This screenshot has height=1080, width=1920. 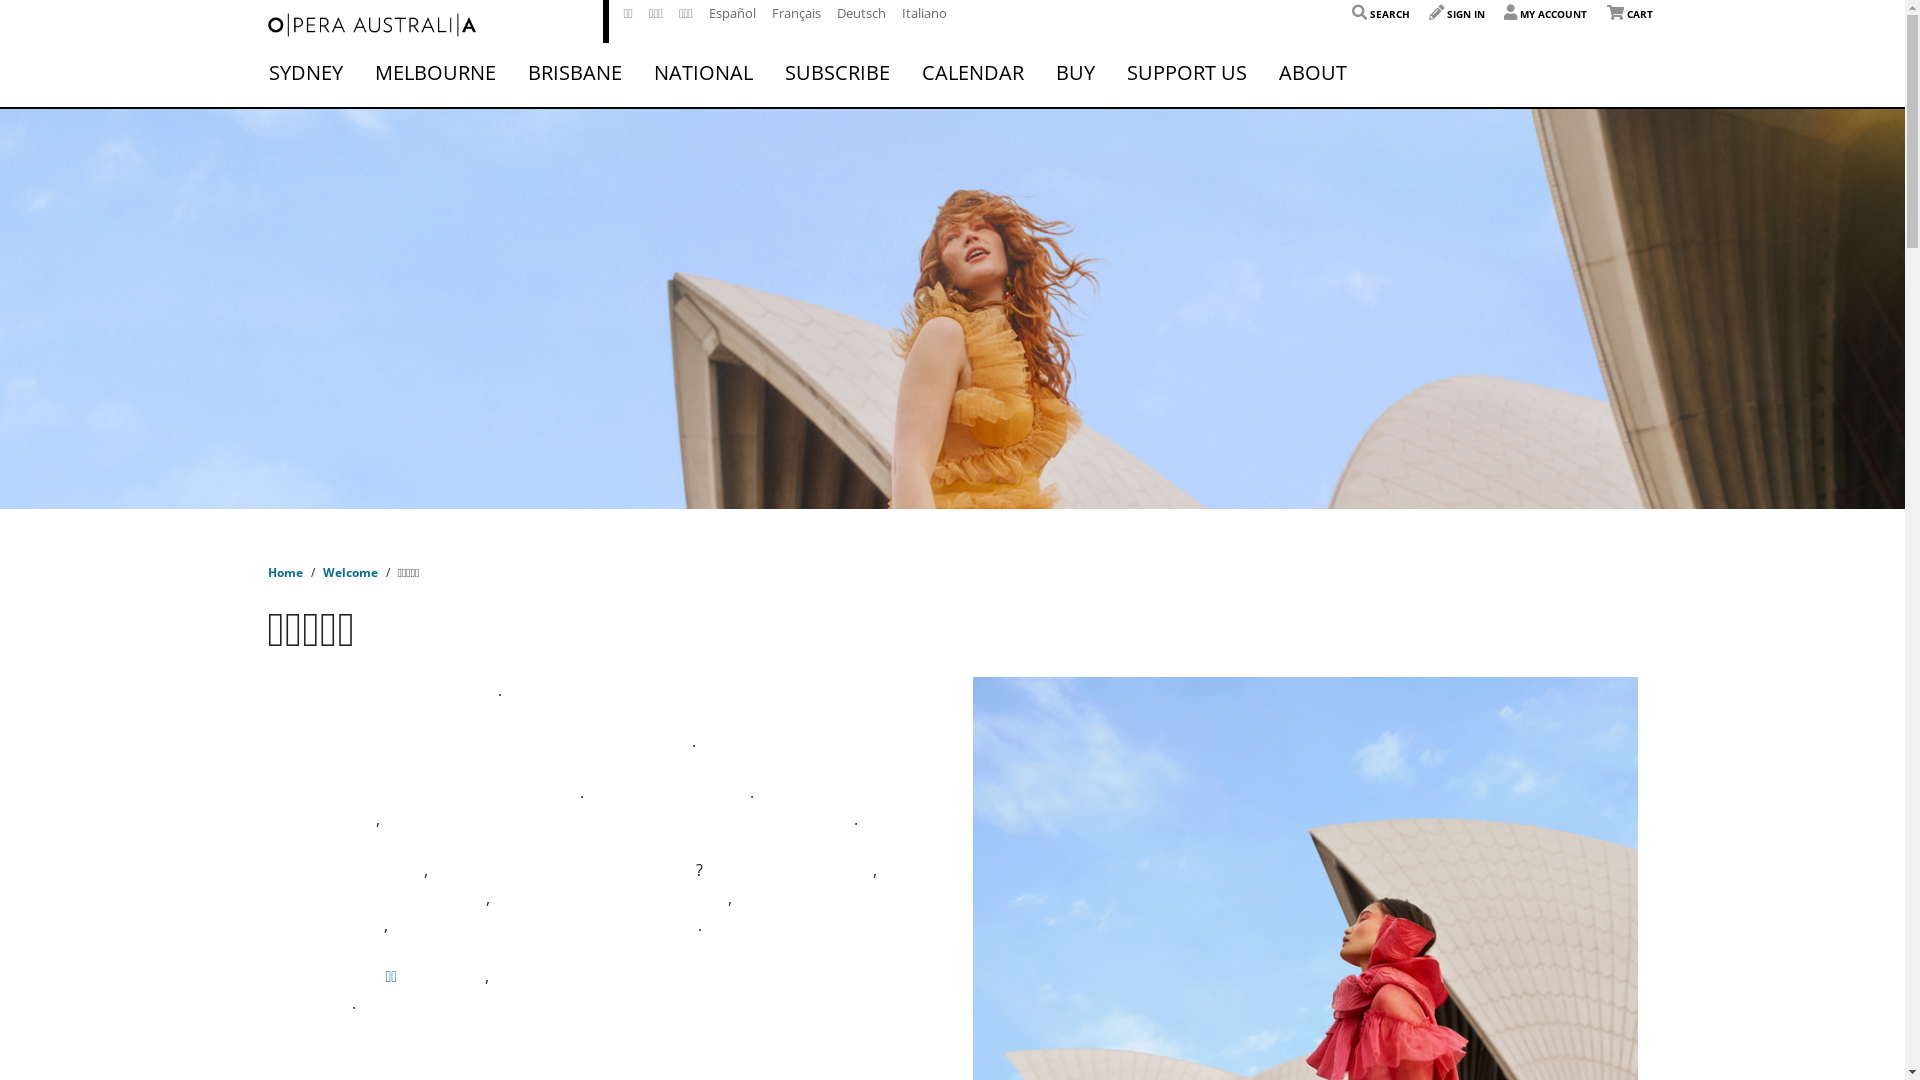 I want to click on 'CART', so click(x=1628, y=14).